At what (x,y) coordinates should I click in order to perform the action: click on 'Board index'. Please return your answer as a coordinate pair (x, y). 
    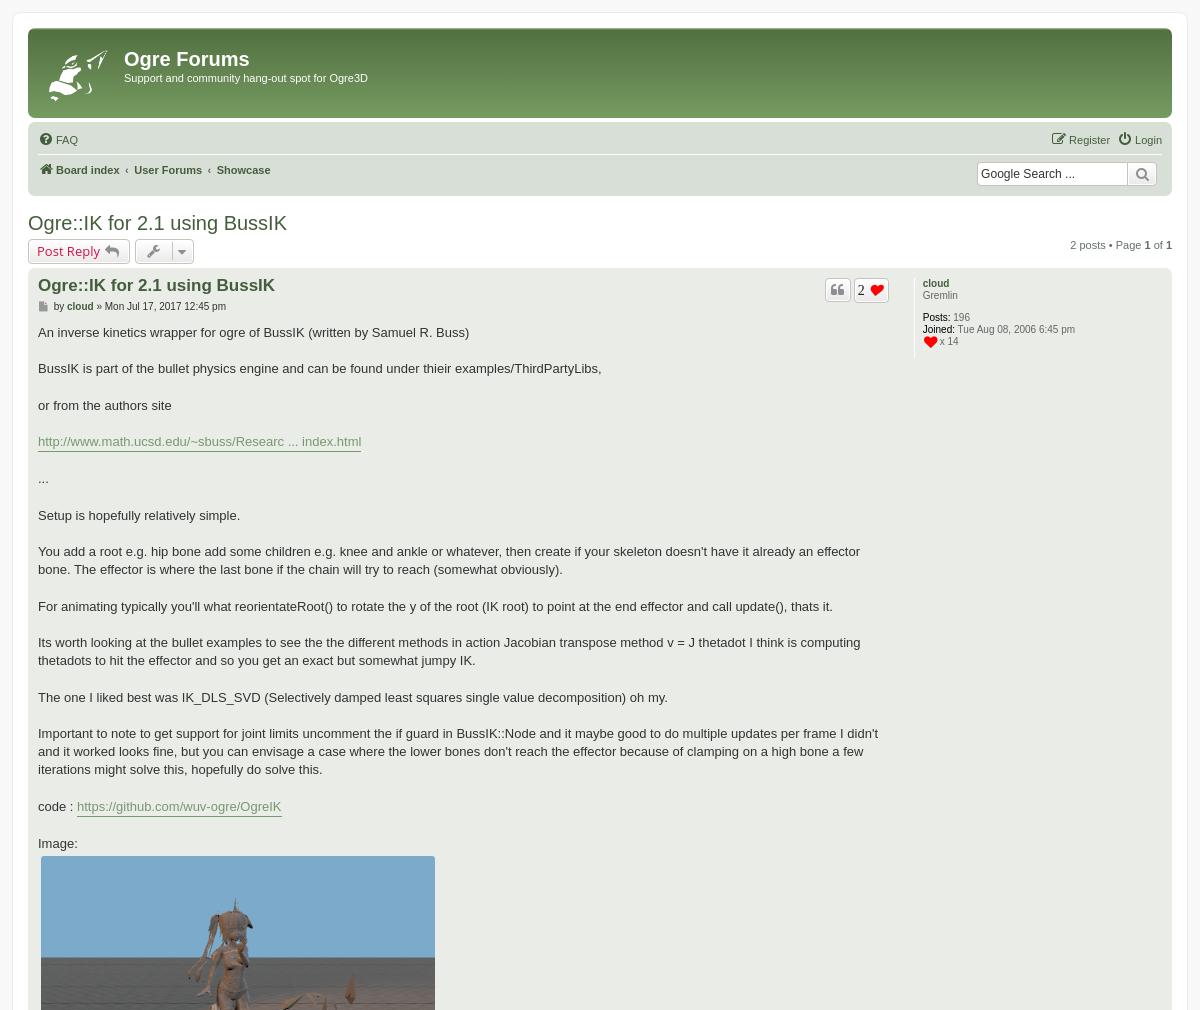
    Looking at the image, I should click on (87, 168).